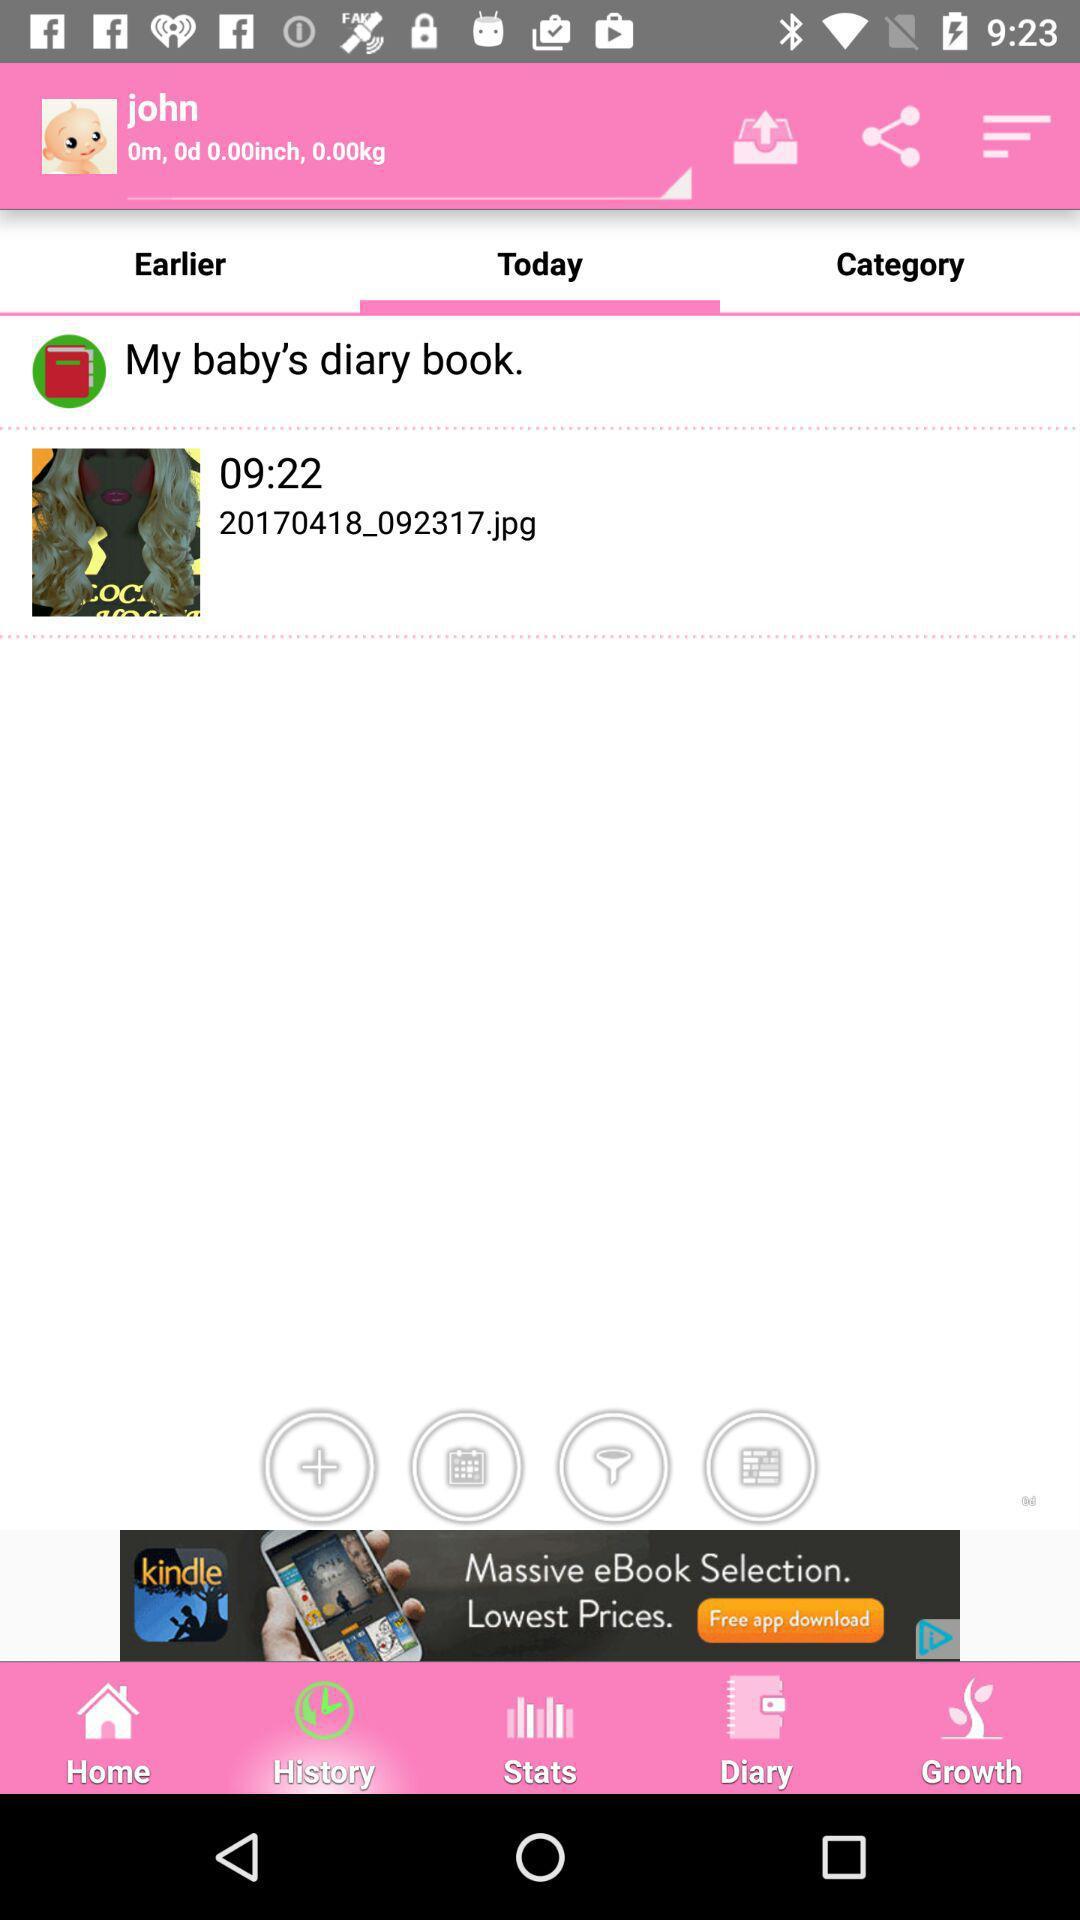 The width and height of the screenshot is (1080, 1920). Describe the element at coordinates (612, 1467) in the screenshot. I see `the filter icon` at that location.